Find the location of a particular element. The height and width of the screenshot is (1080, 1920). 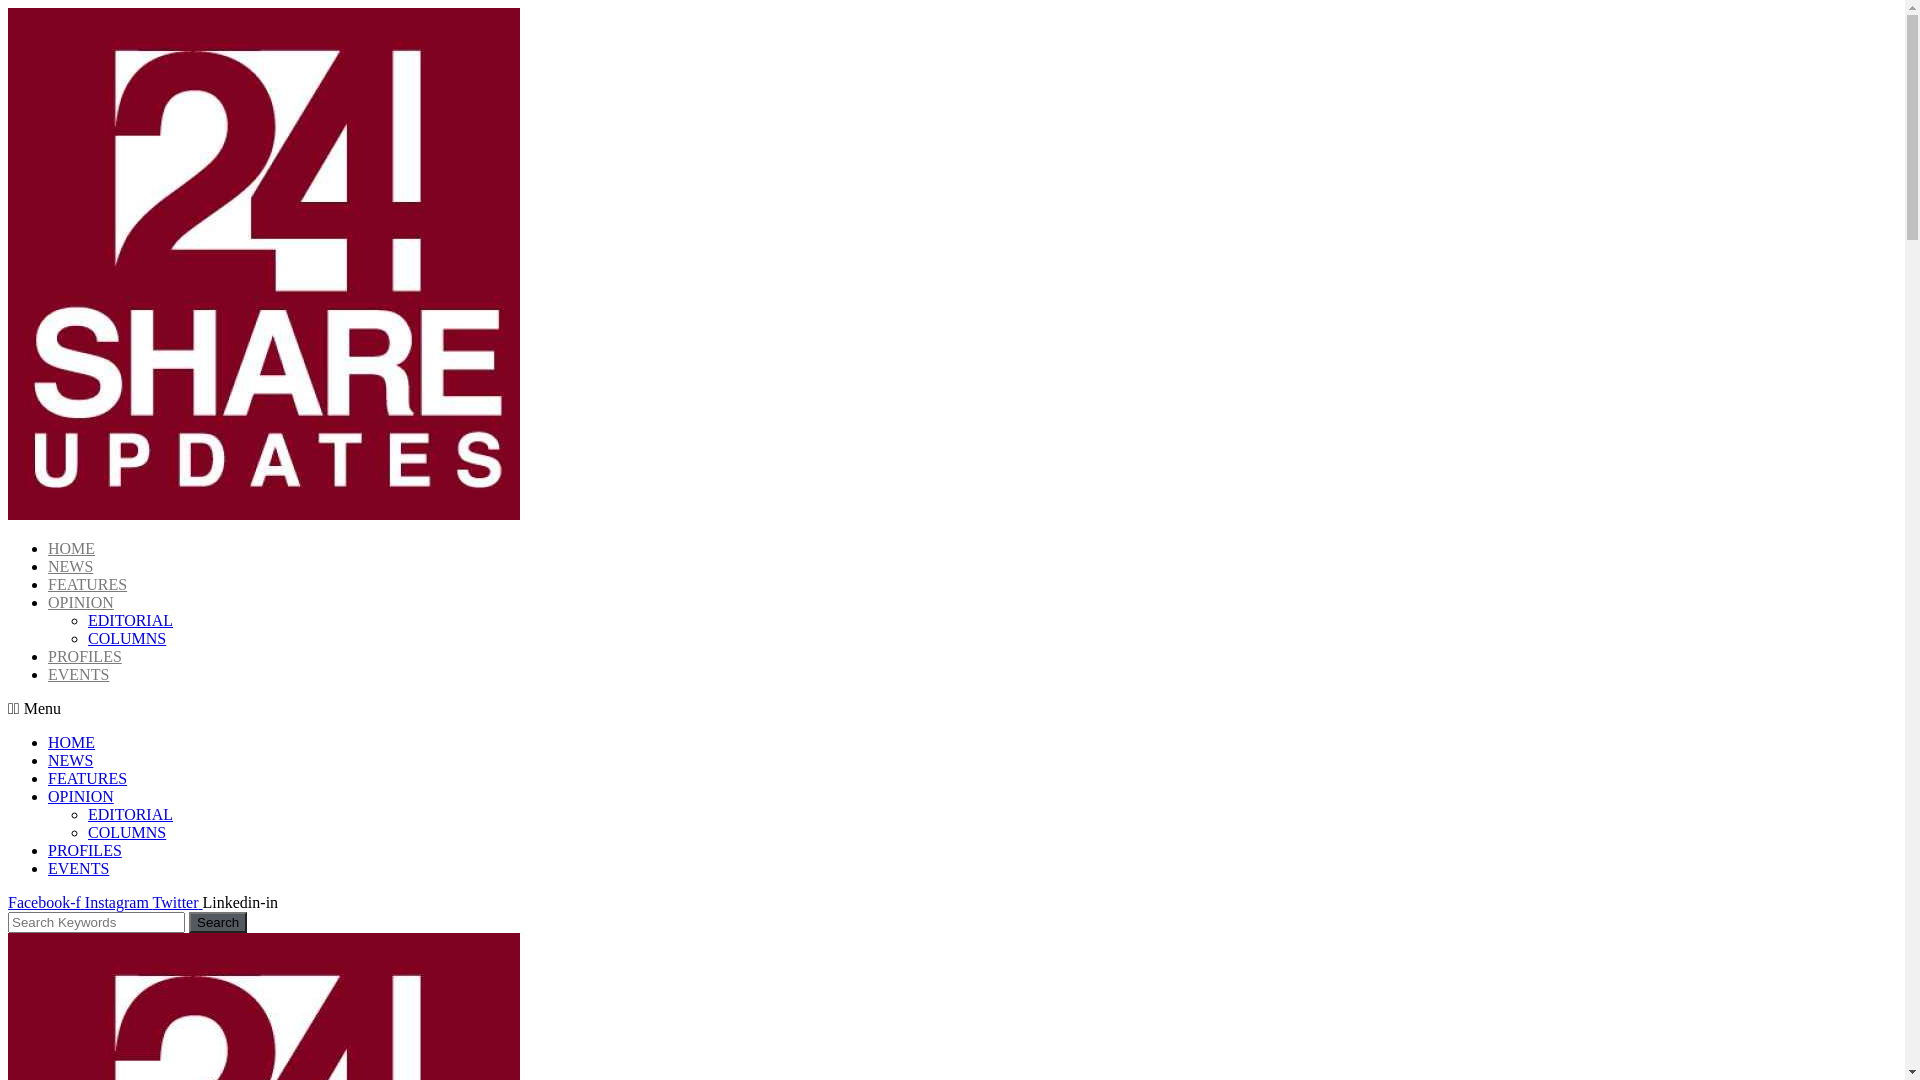

'Linkedin-in' is located at coordinates (202, 902).